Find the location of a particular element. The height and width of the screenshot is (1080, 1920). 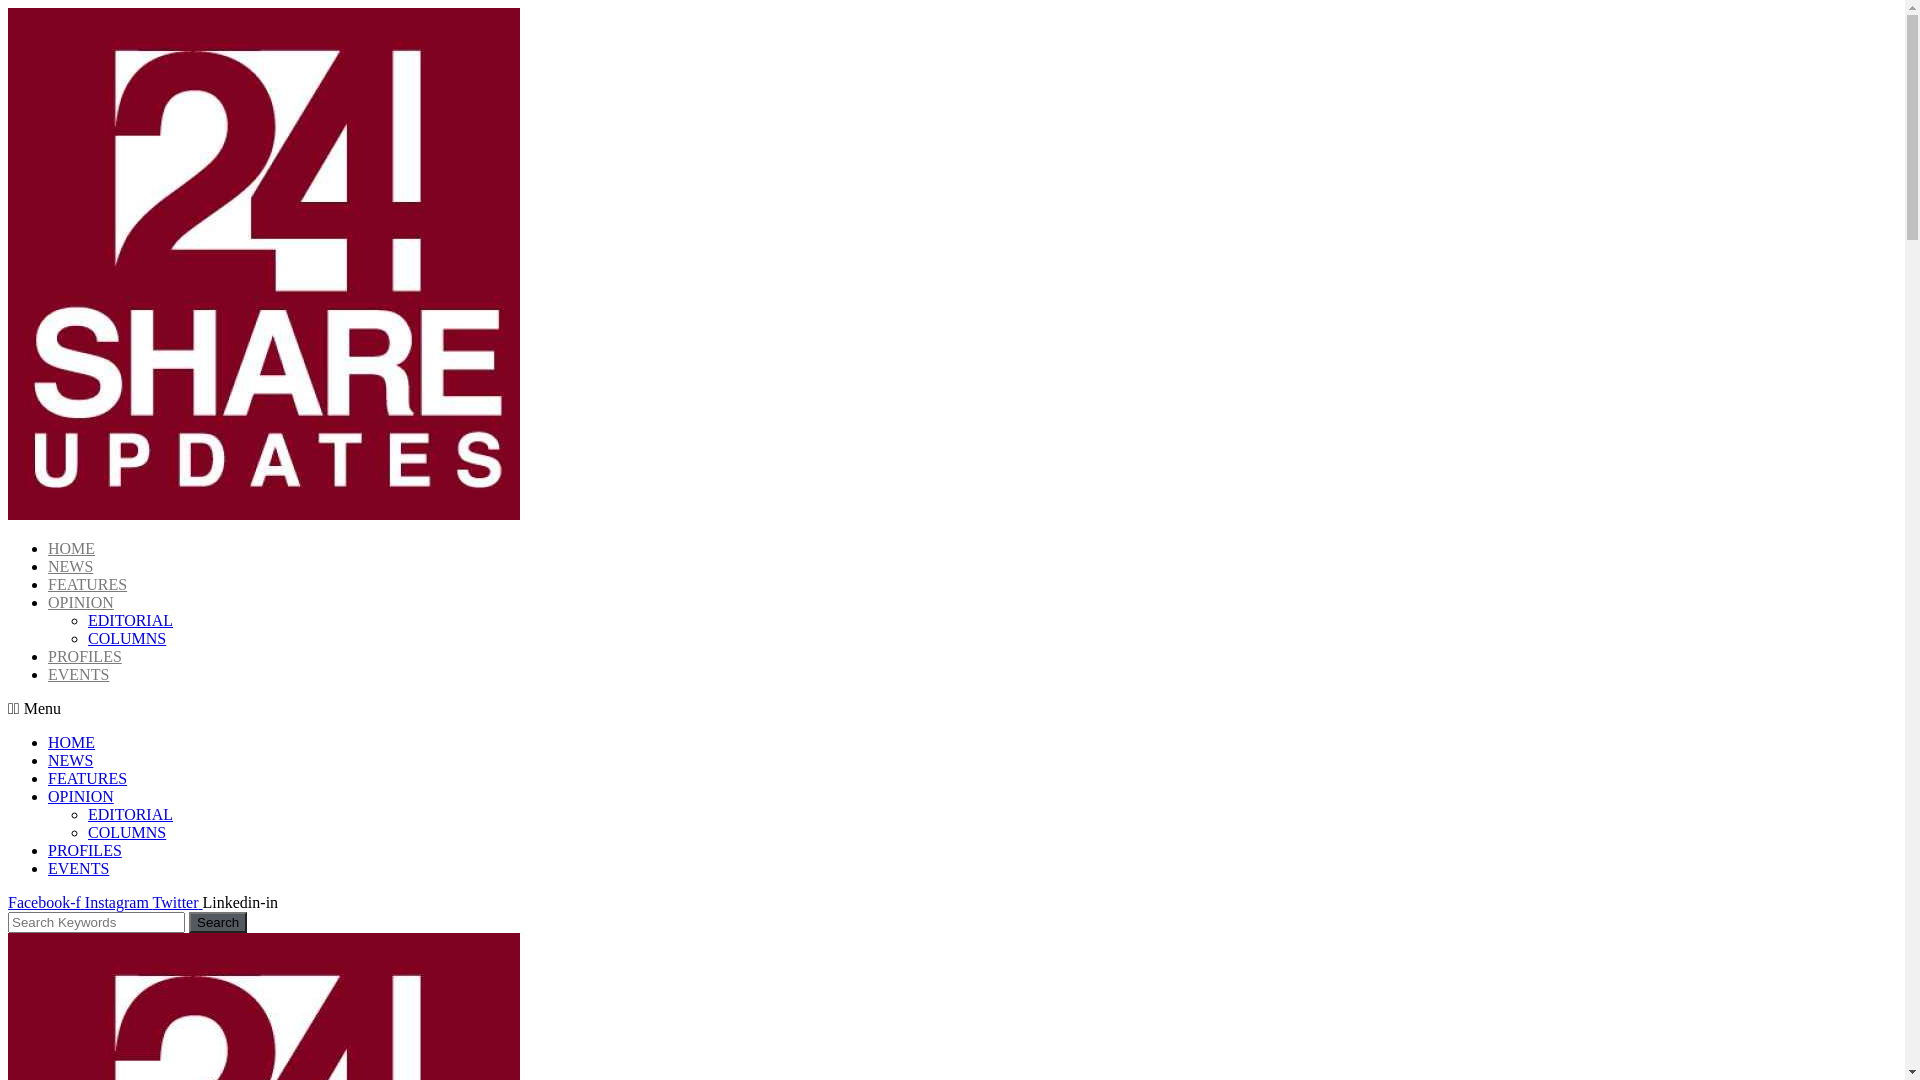

'Linkedin-in' is located at coordinates (202, 902).